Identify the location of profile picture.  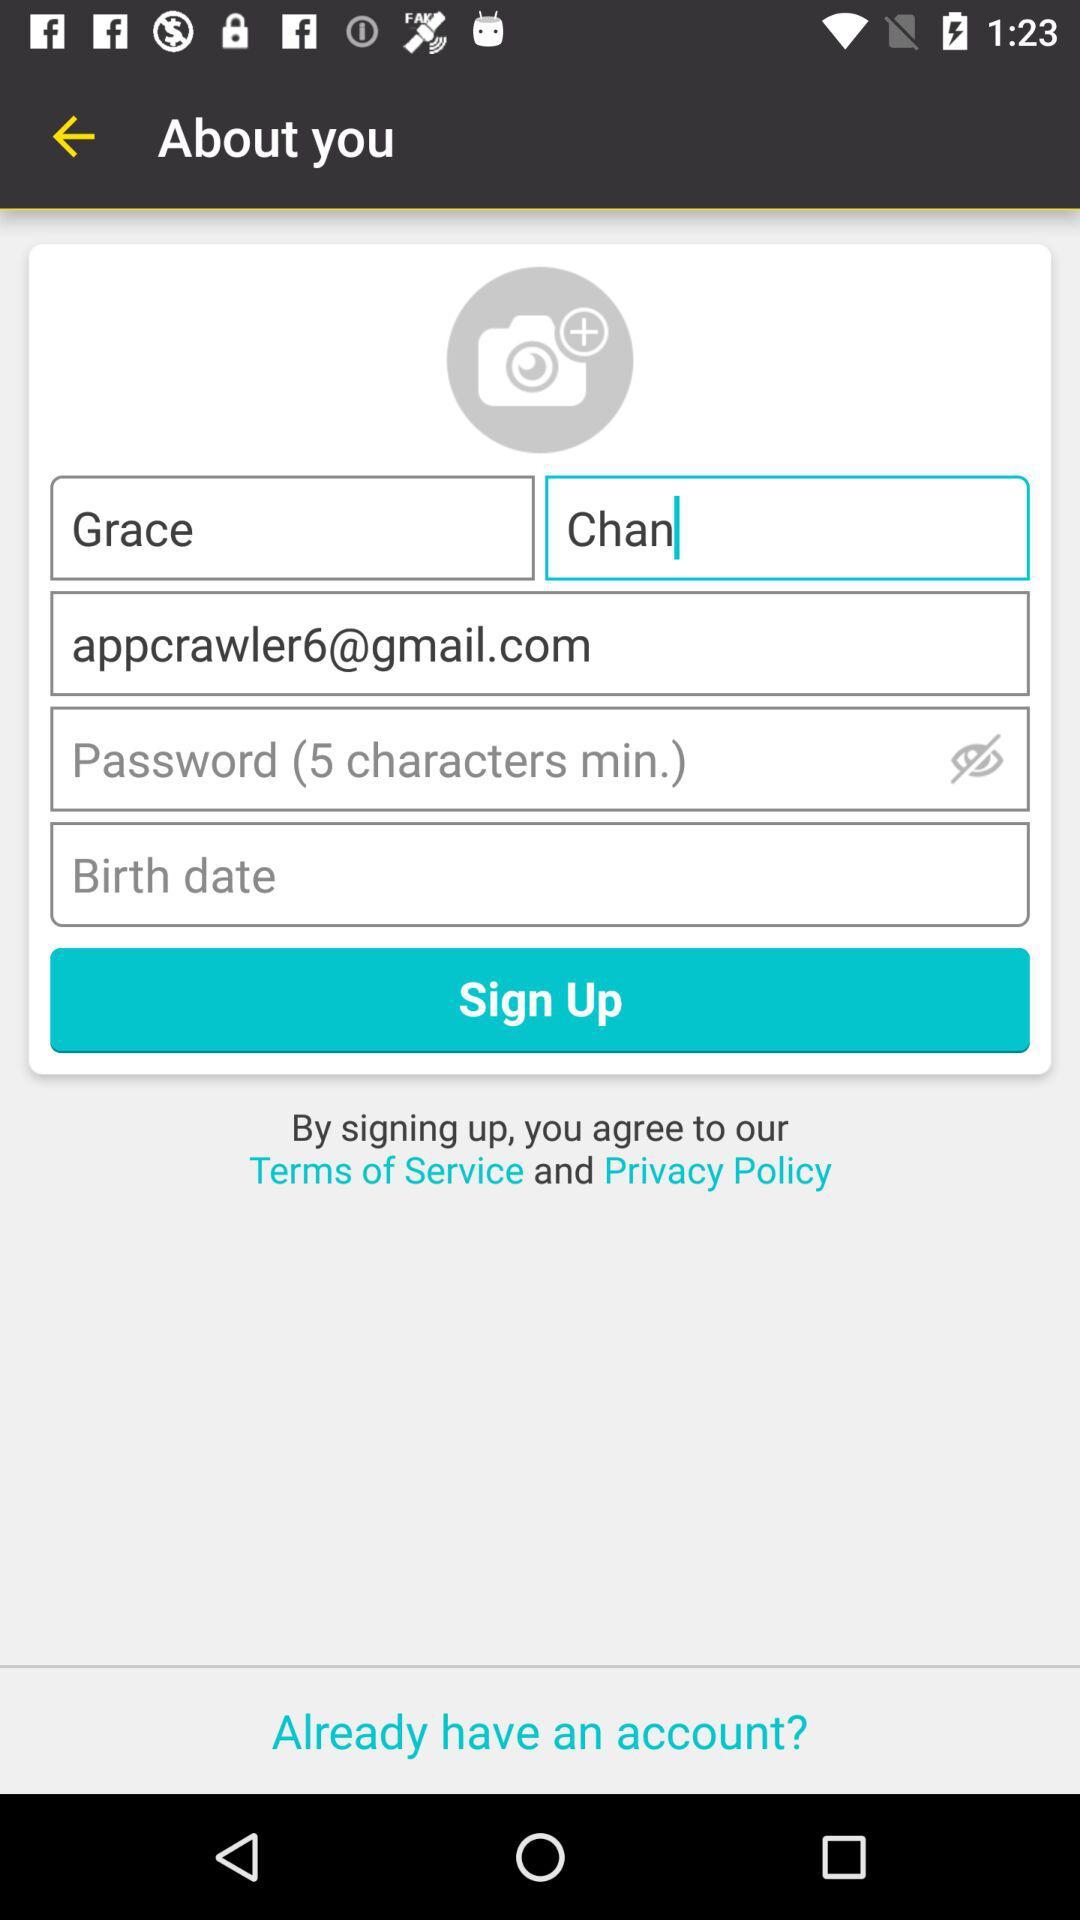
(540, 360).